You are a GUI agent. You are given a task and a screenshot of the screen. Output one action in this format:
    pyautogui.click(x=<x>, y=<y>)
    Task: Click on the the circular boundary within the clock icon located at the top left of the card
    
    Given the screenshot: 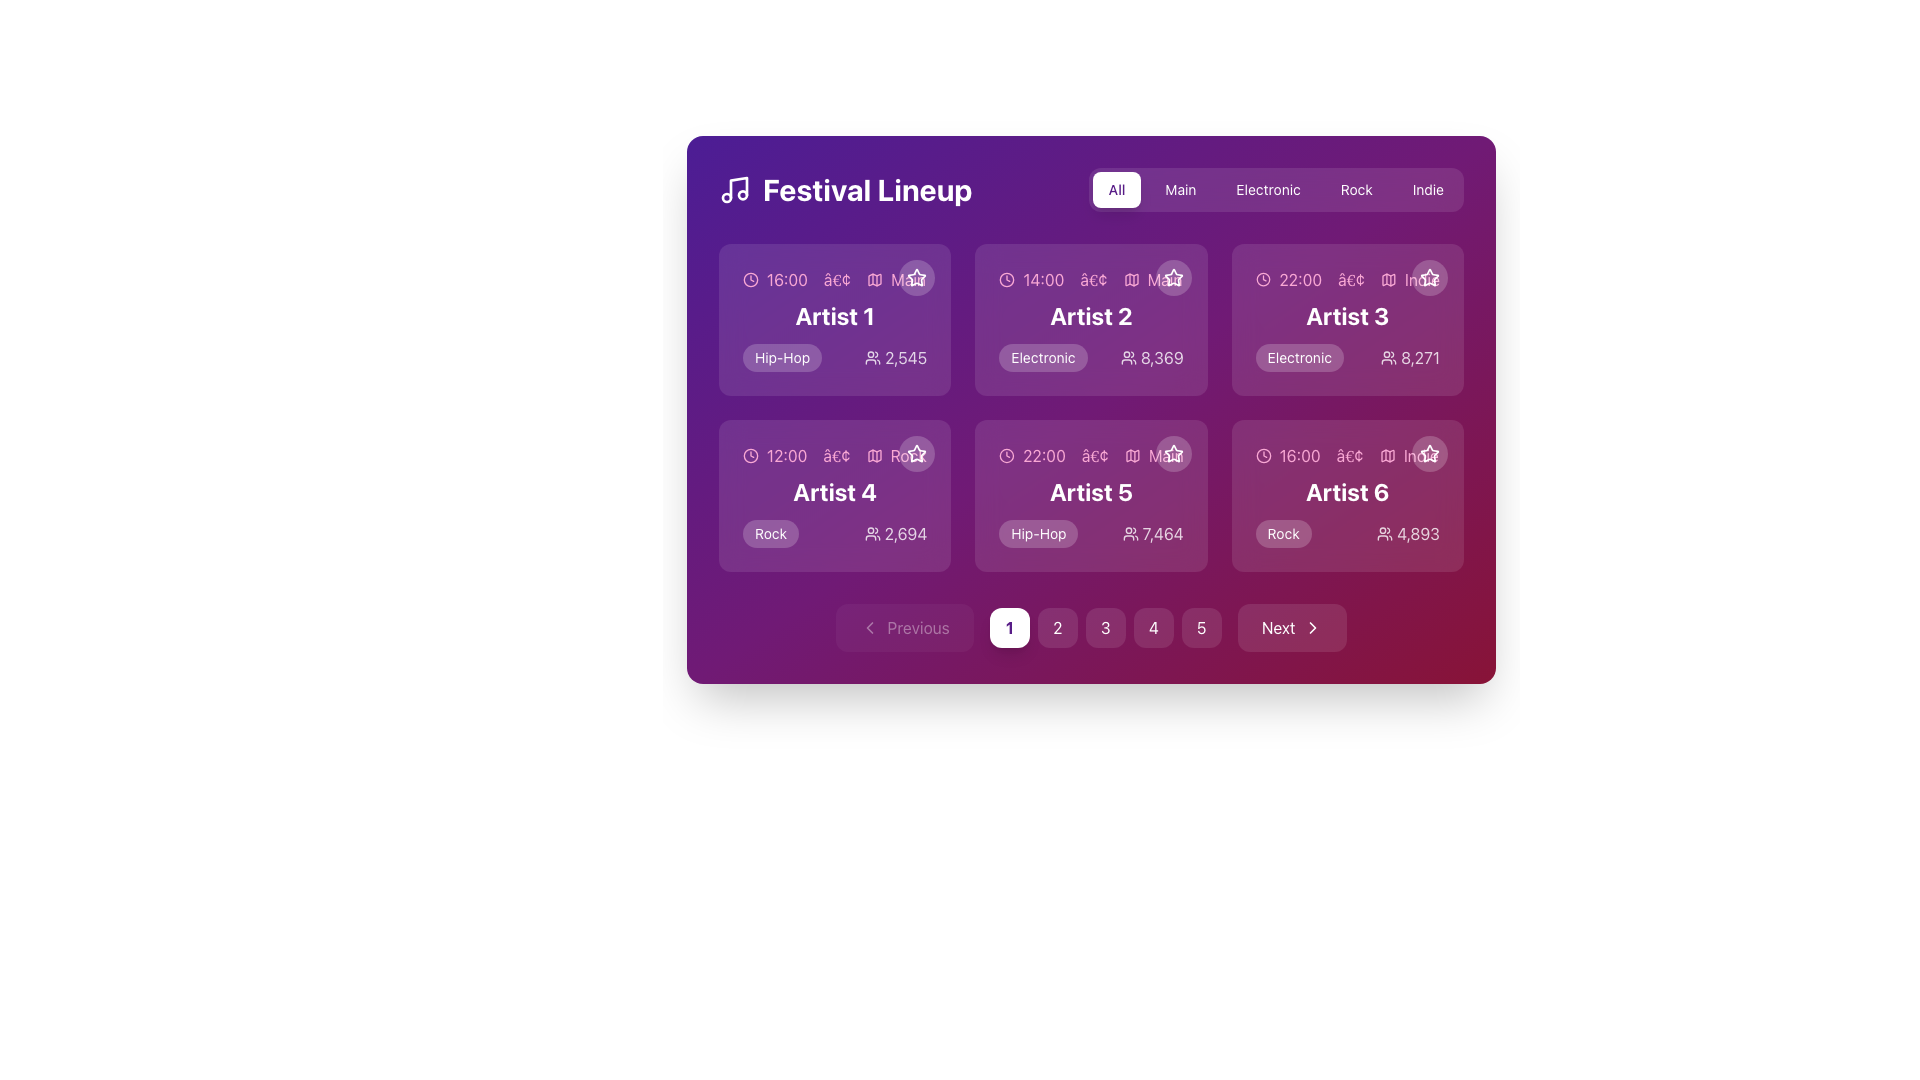 What is the action you would take?
    pyautogui.click(x=749, y=280)
    